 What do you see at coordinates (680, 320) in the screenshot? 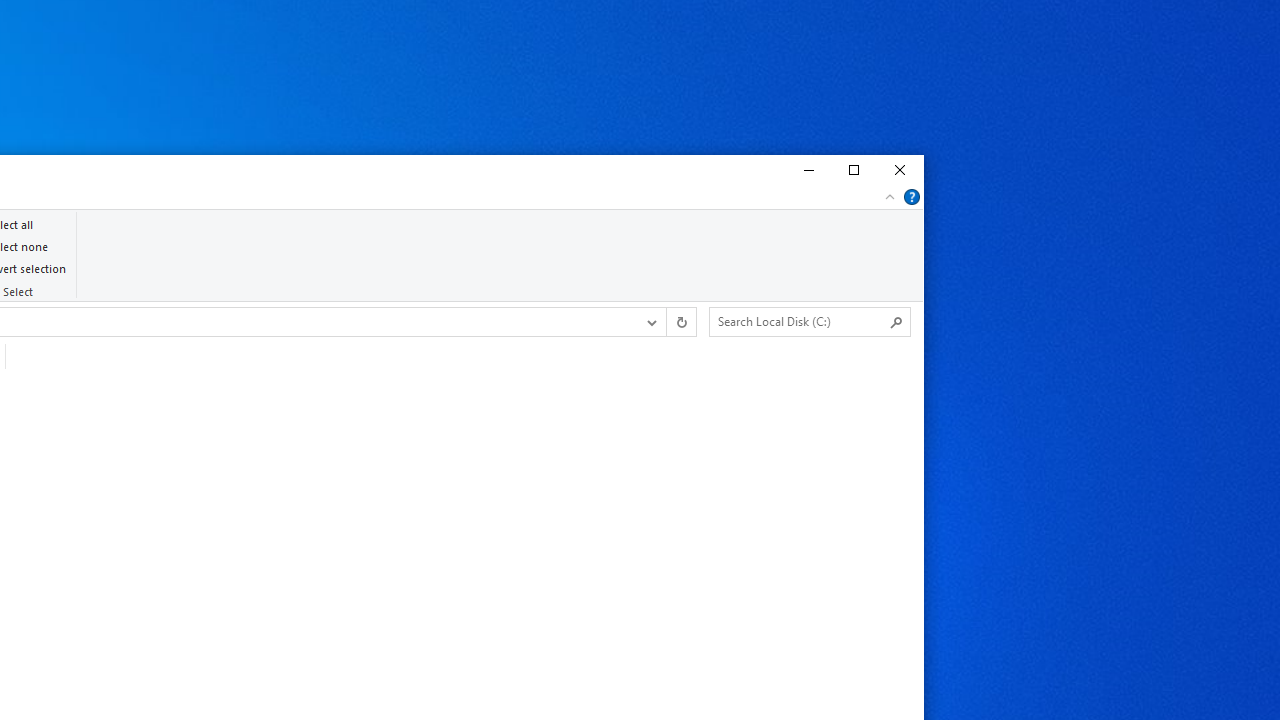
I see `'Refresh "Local Disk (C:)" (F5)'` at bounding box center [680, 320].